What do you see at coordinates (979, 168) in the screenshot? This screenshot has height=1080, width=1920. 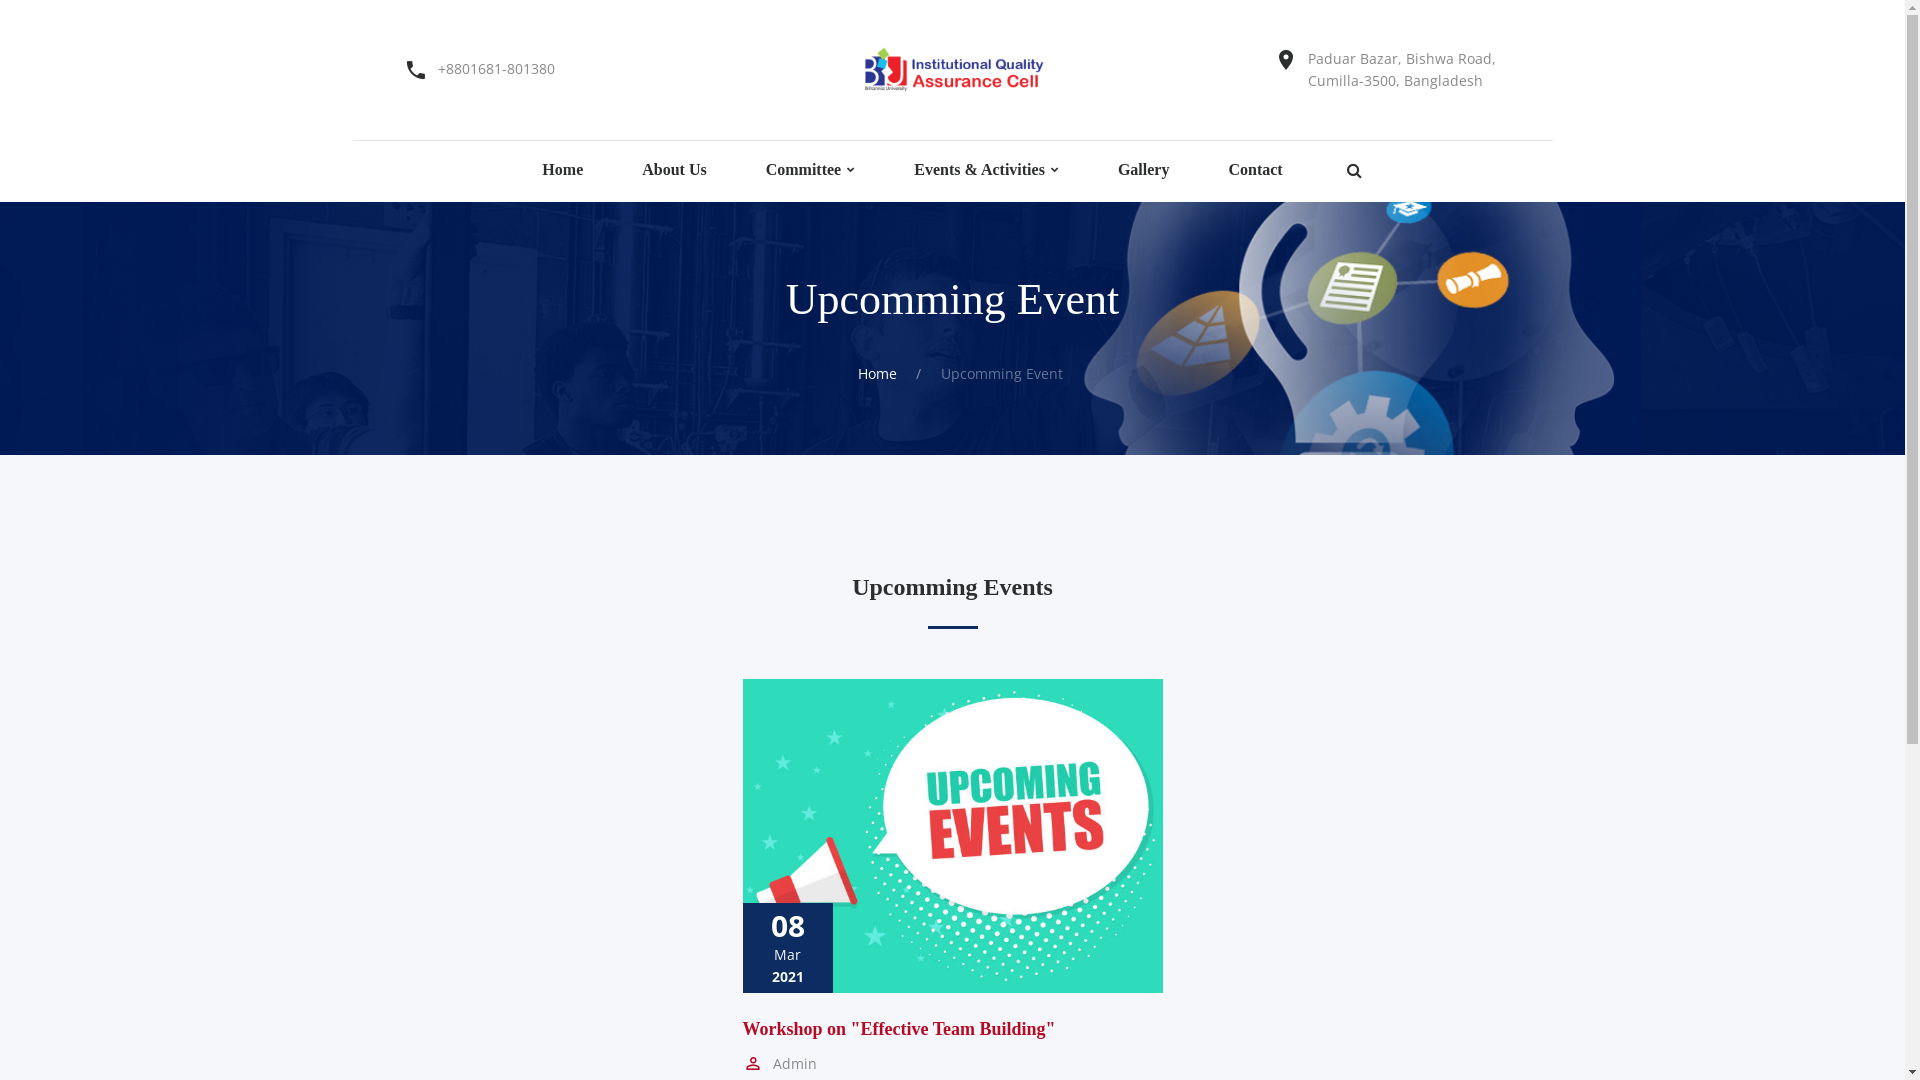 I see `'Events & Activities'` at bounding box center [979, 168].